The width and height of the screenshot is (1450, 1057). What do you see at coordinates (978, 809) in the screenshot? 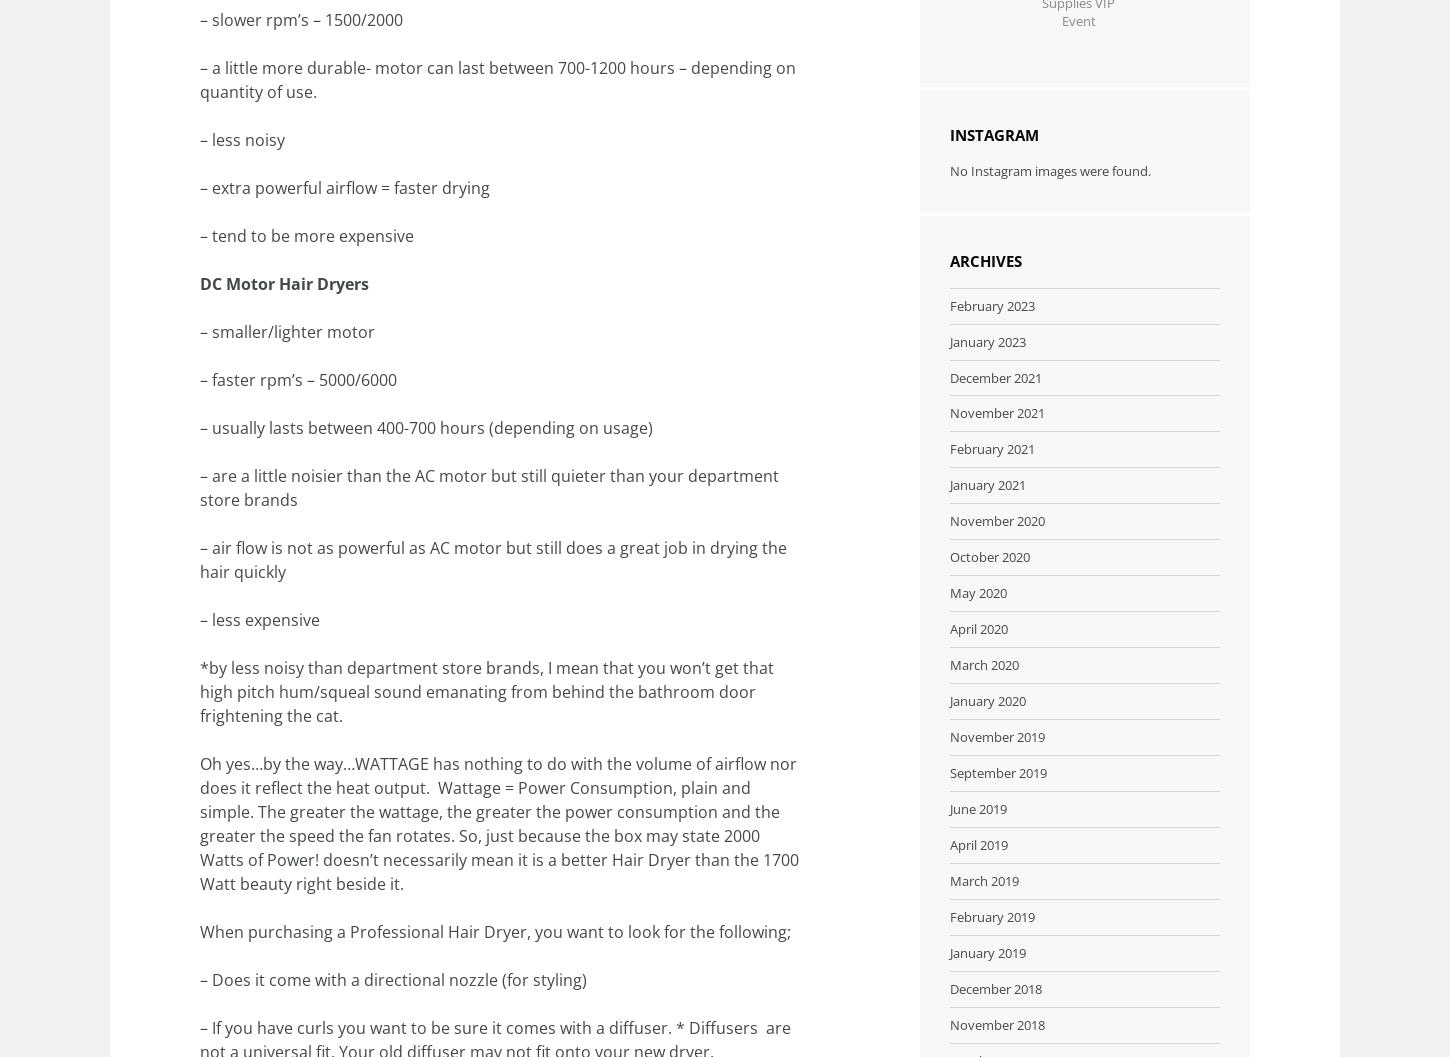
I see `'June 2019'` at bounding box center [978, 809].